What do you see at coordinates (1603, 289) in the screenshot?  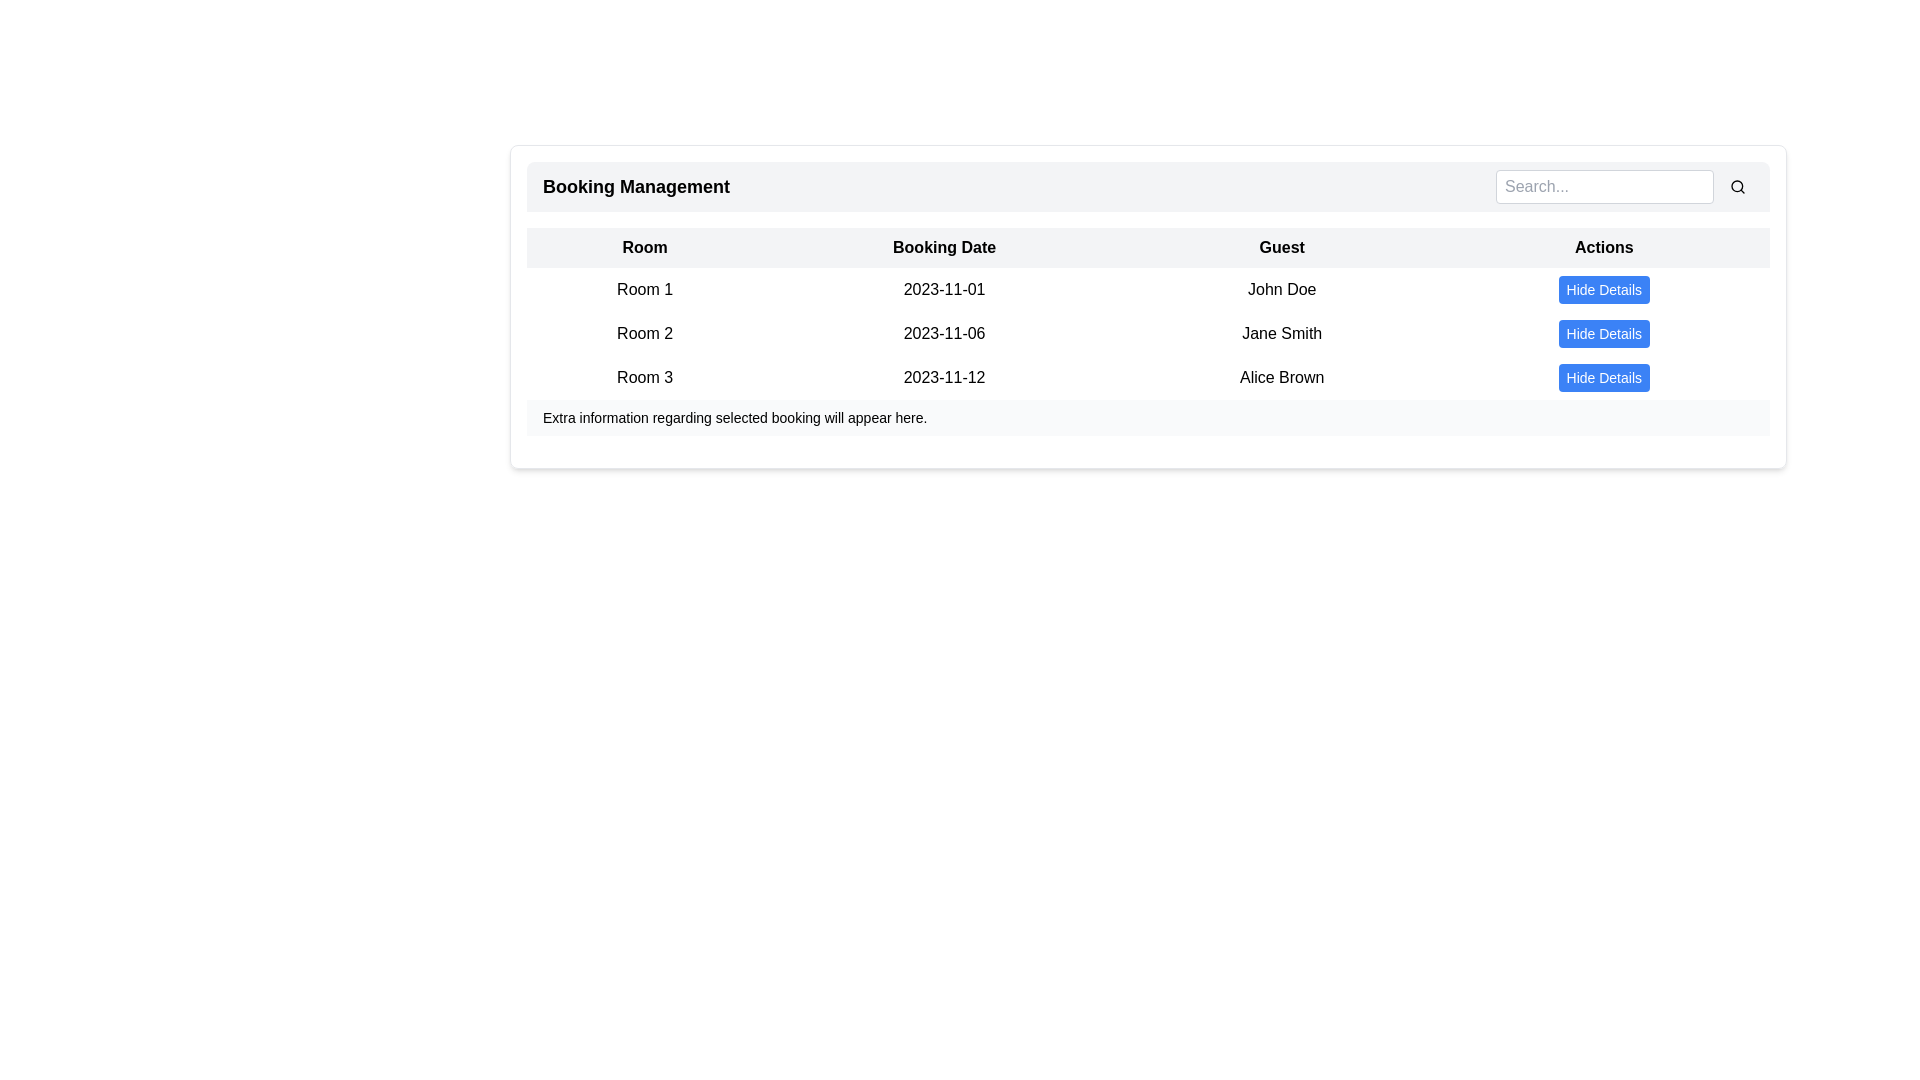 I see `the toggle button in the 'Actions' column of the table under the 'Booking Management' header for the 'John Doe' entry` at bounding box center [1603, 289].